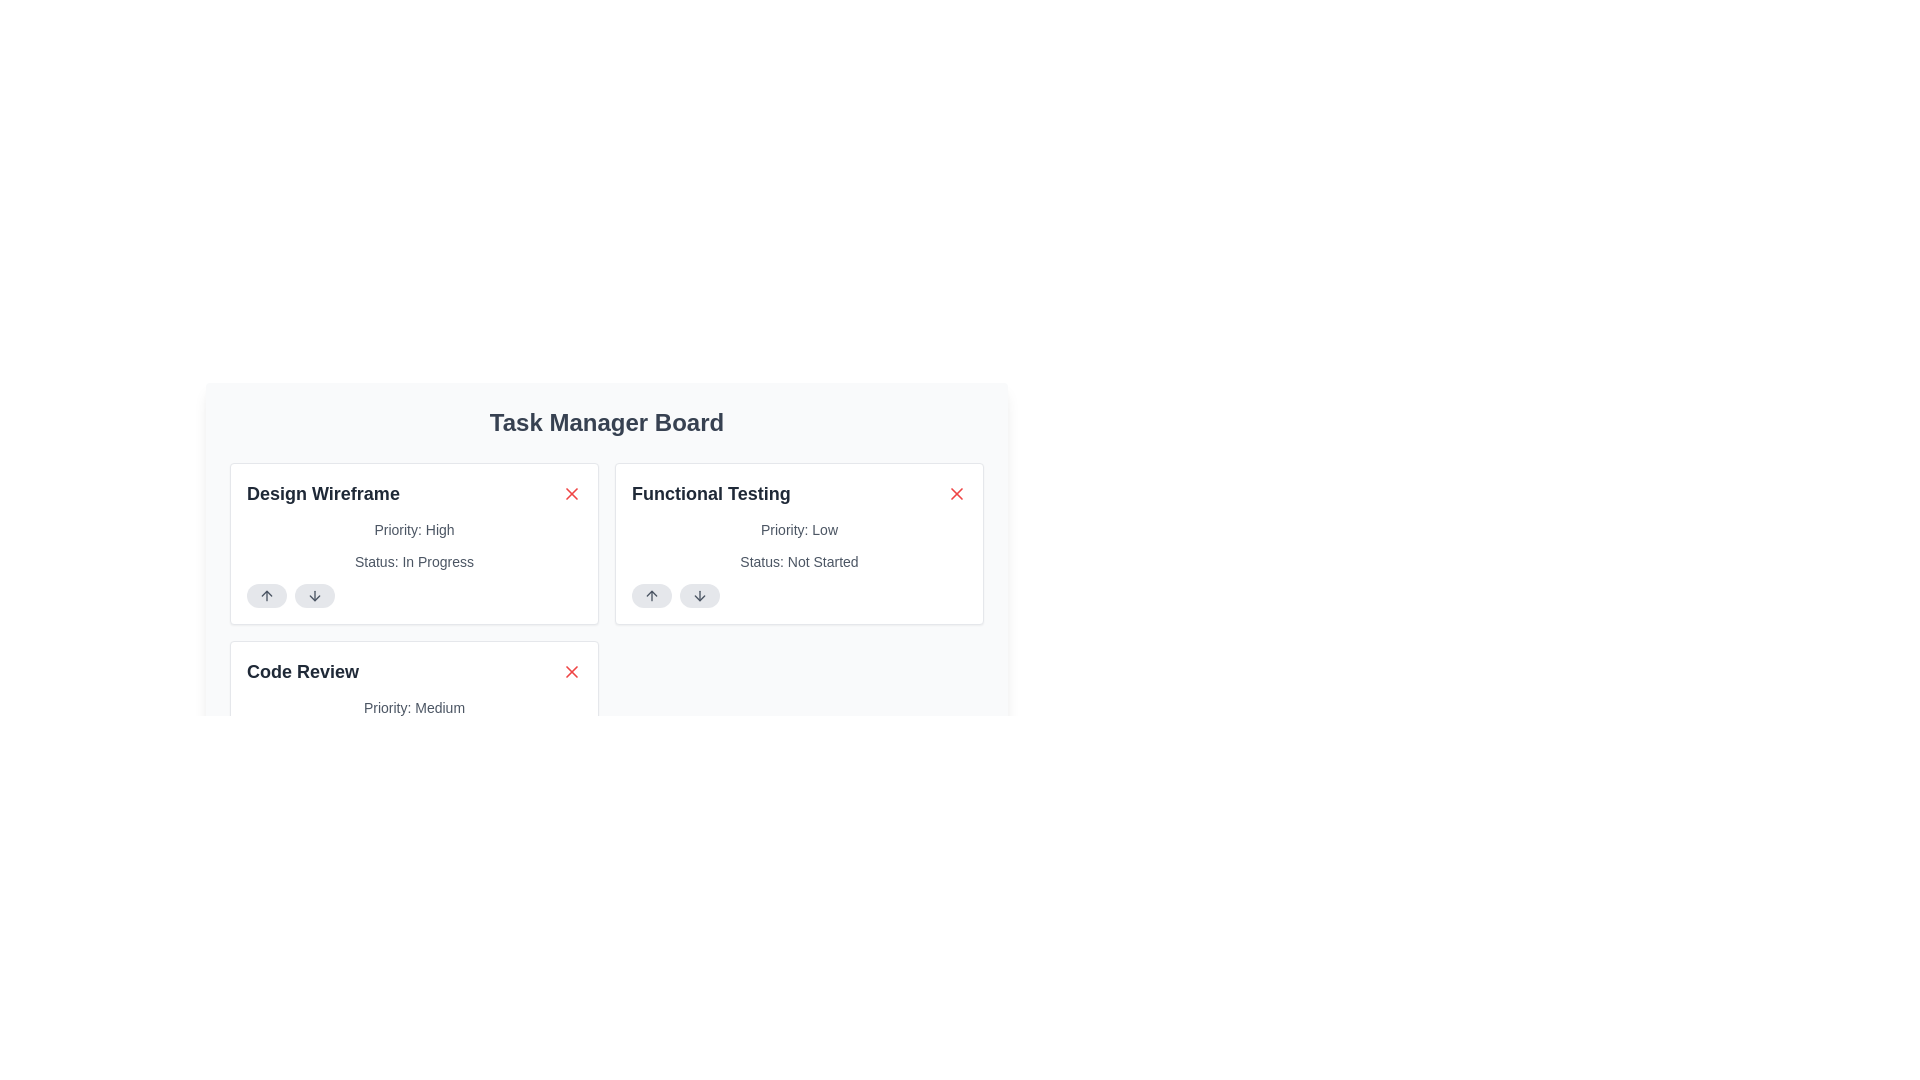  Describe the element at coordinates (413, 595) in the screenshot. I see `the downward arrow button in the control interface for adjusting task priorities located in the 'Design Wireframe' section of the Task Manager Board` at that location.